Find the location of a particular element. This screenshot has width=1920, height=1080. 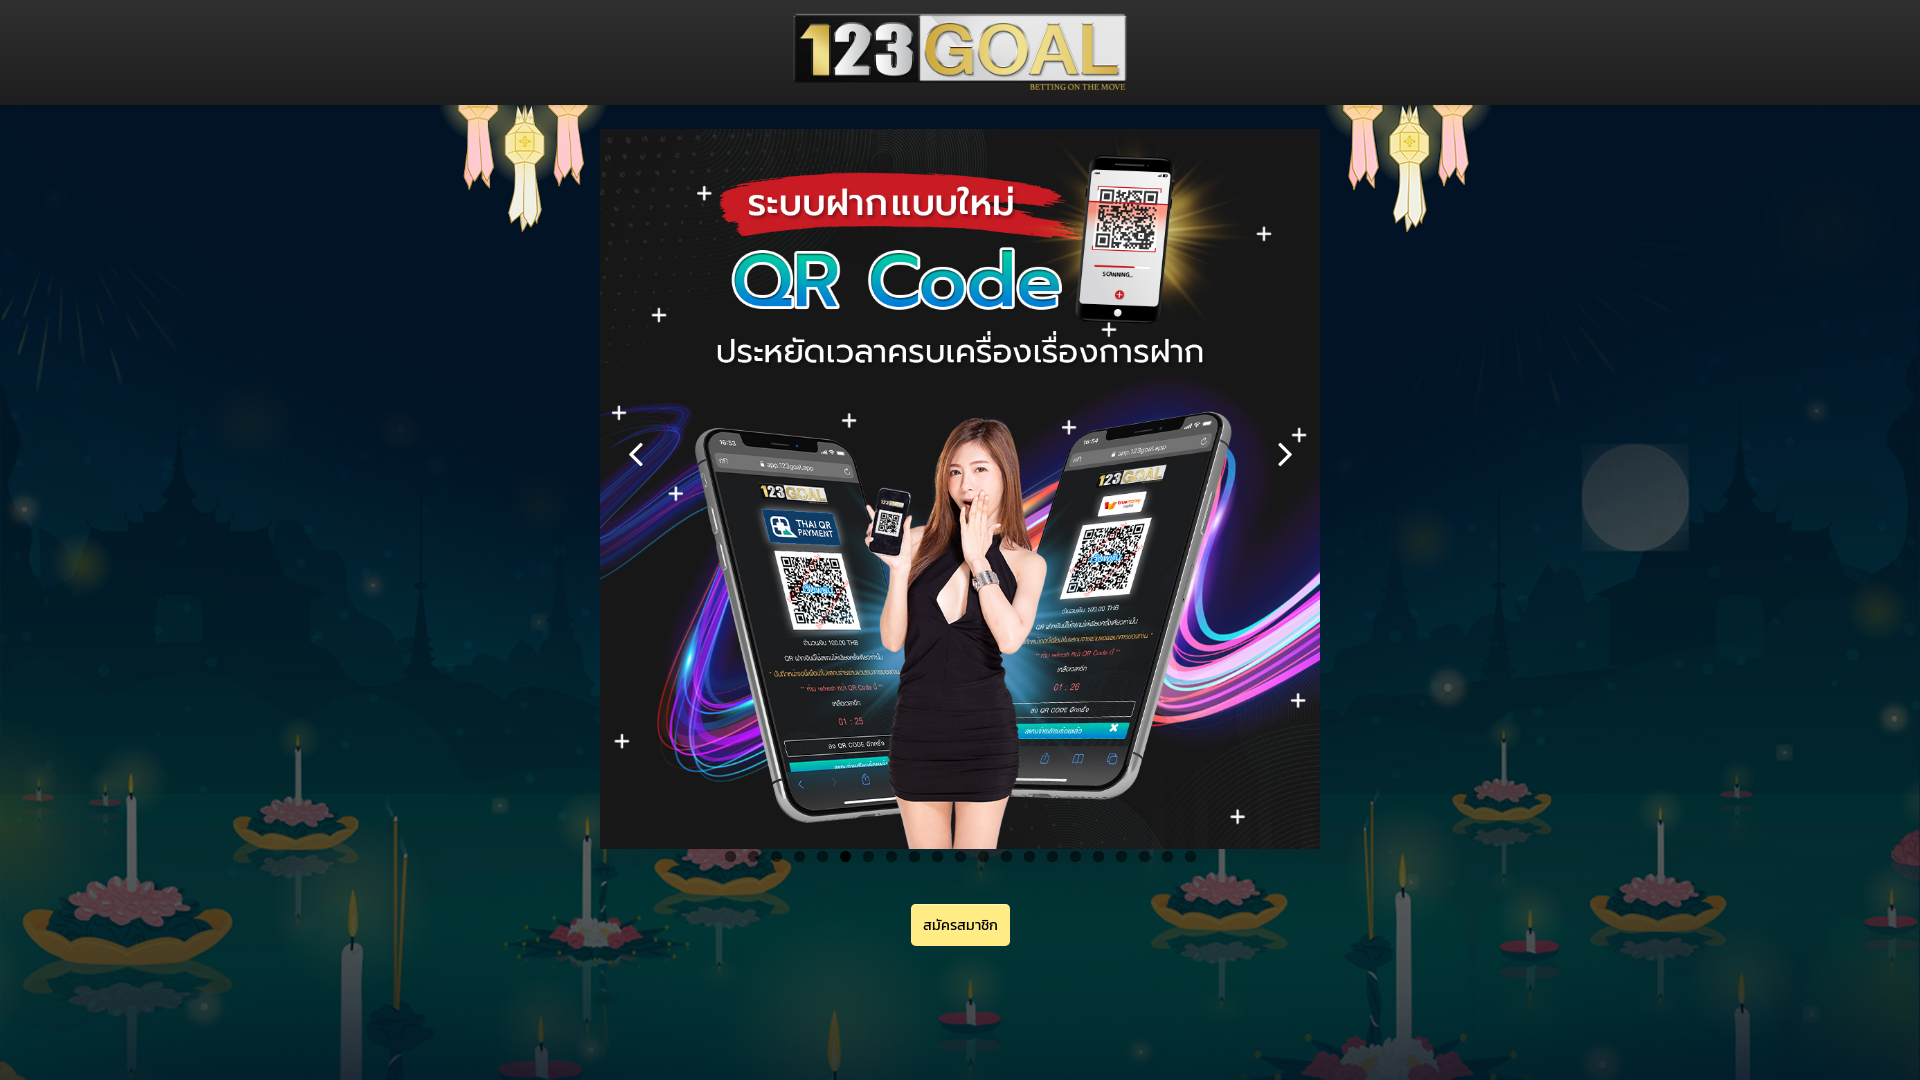

'13' is located at coordinates (999, 855).